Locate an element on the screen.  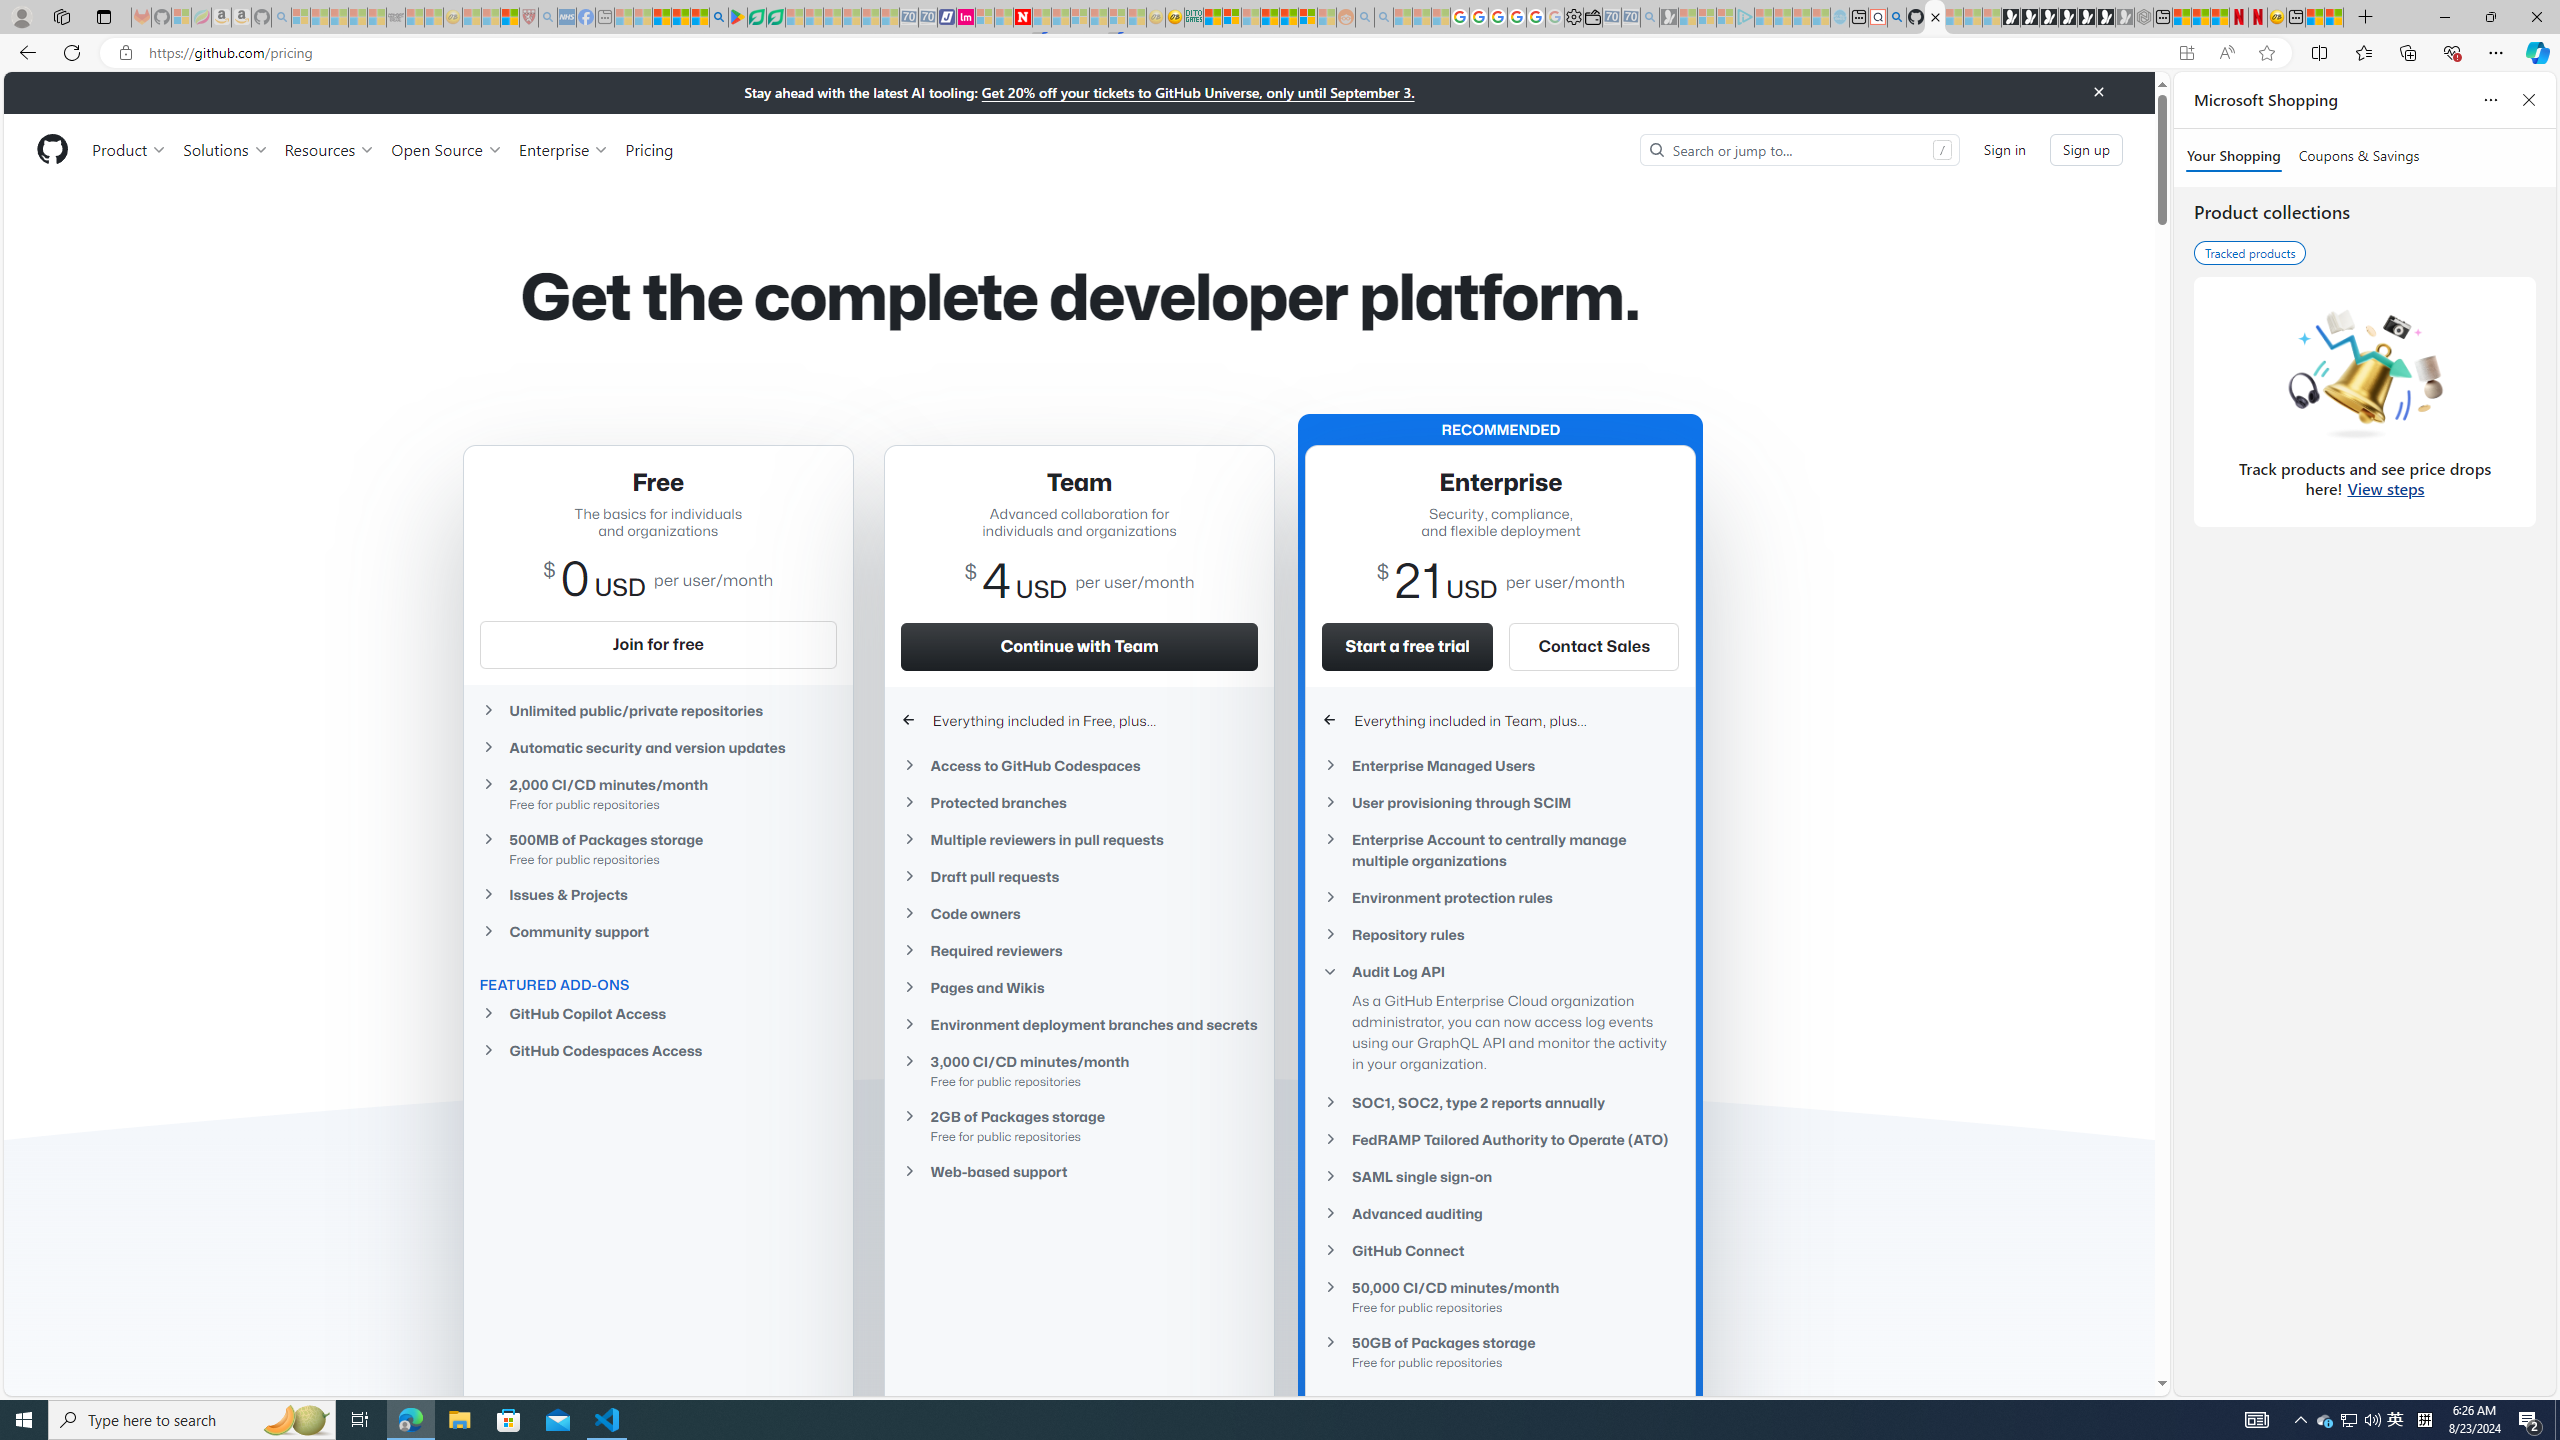
'Enterprise' is located at coordinates (562, 149).